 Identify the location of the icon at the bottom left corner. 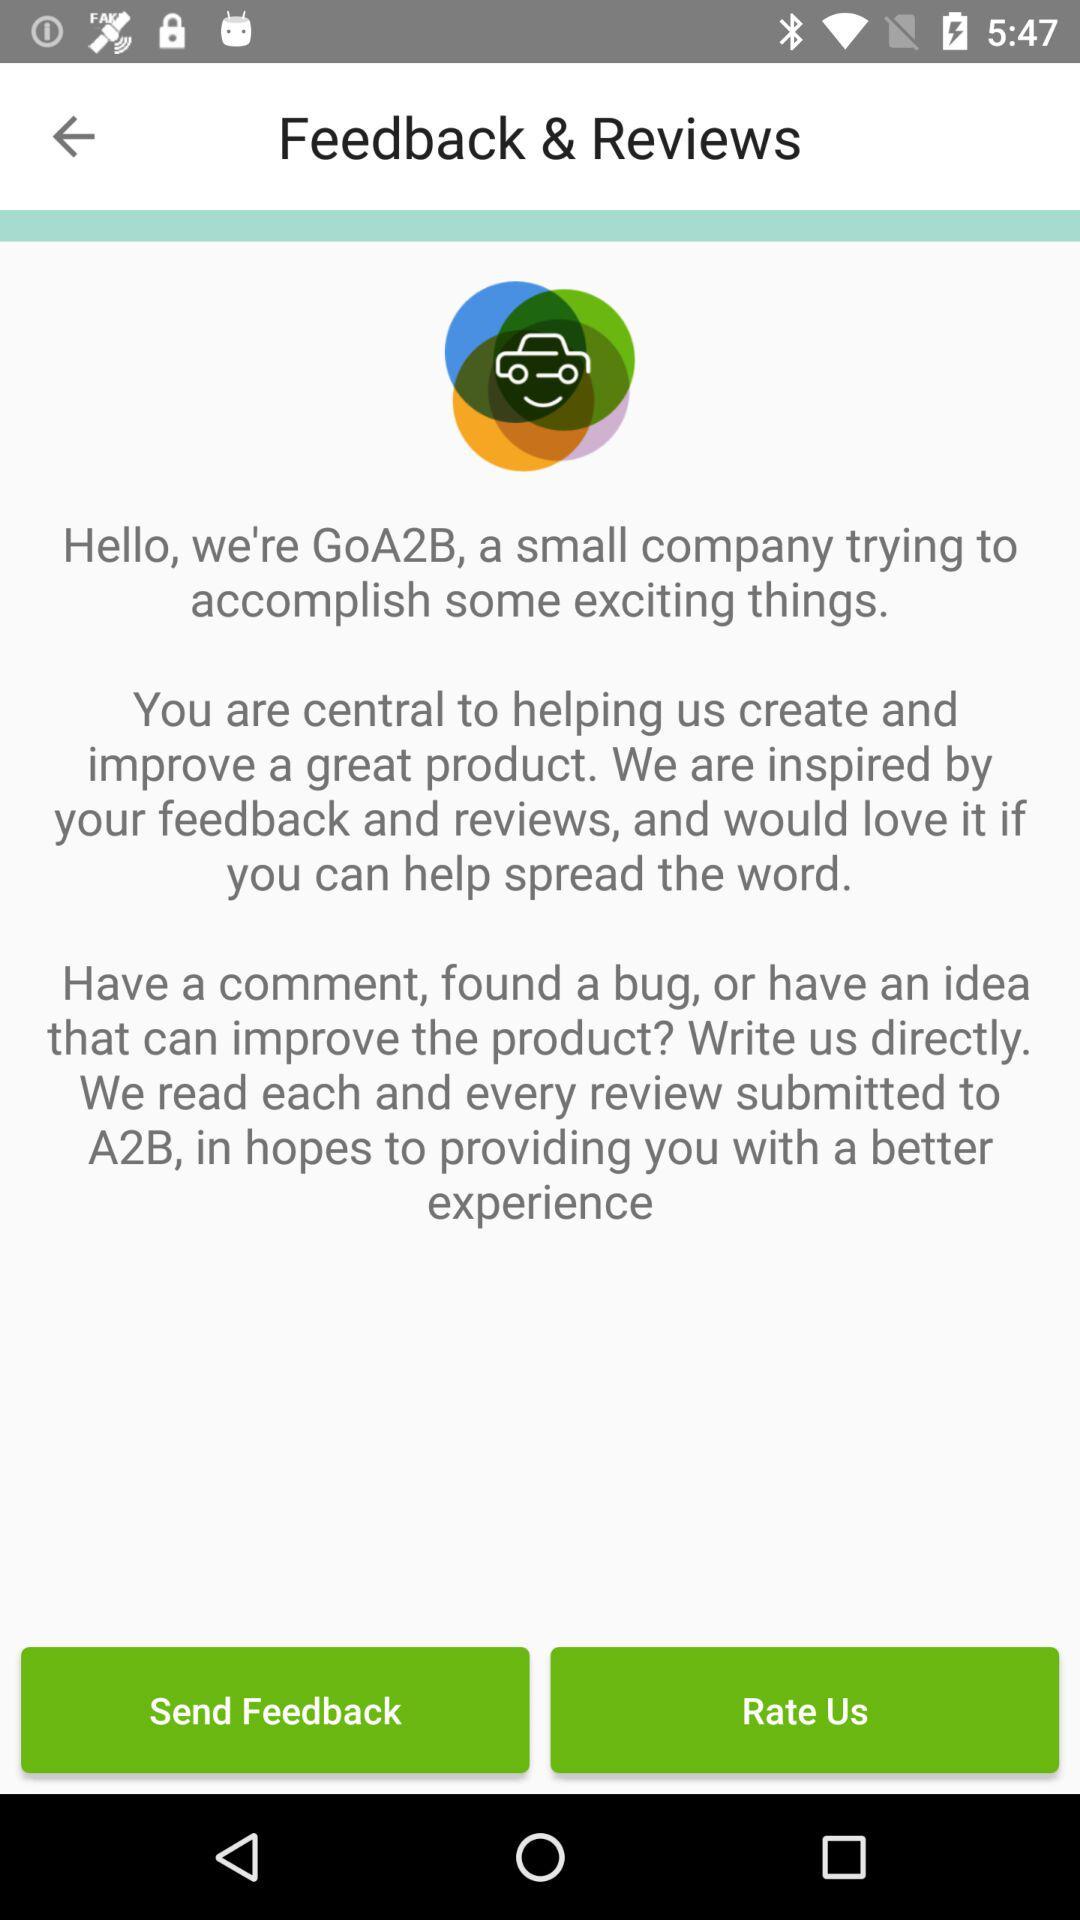
(275, 1708).